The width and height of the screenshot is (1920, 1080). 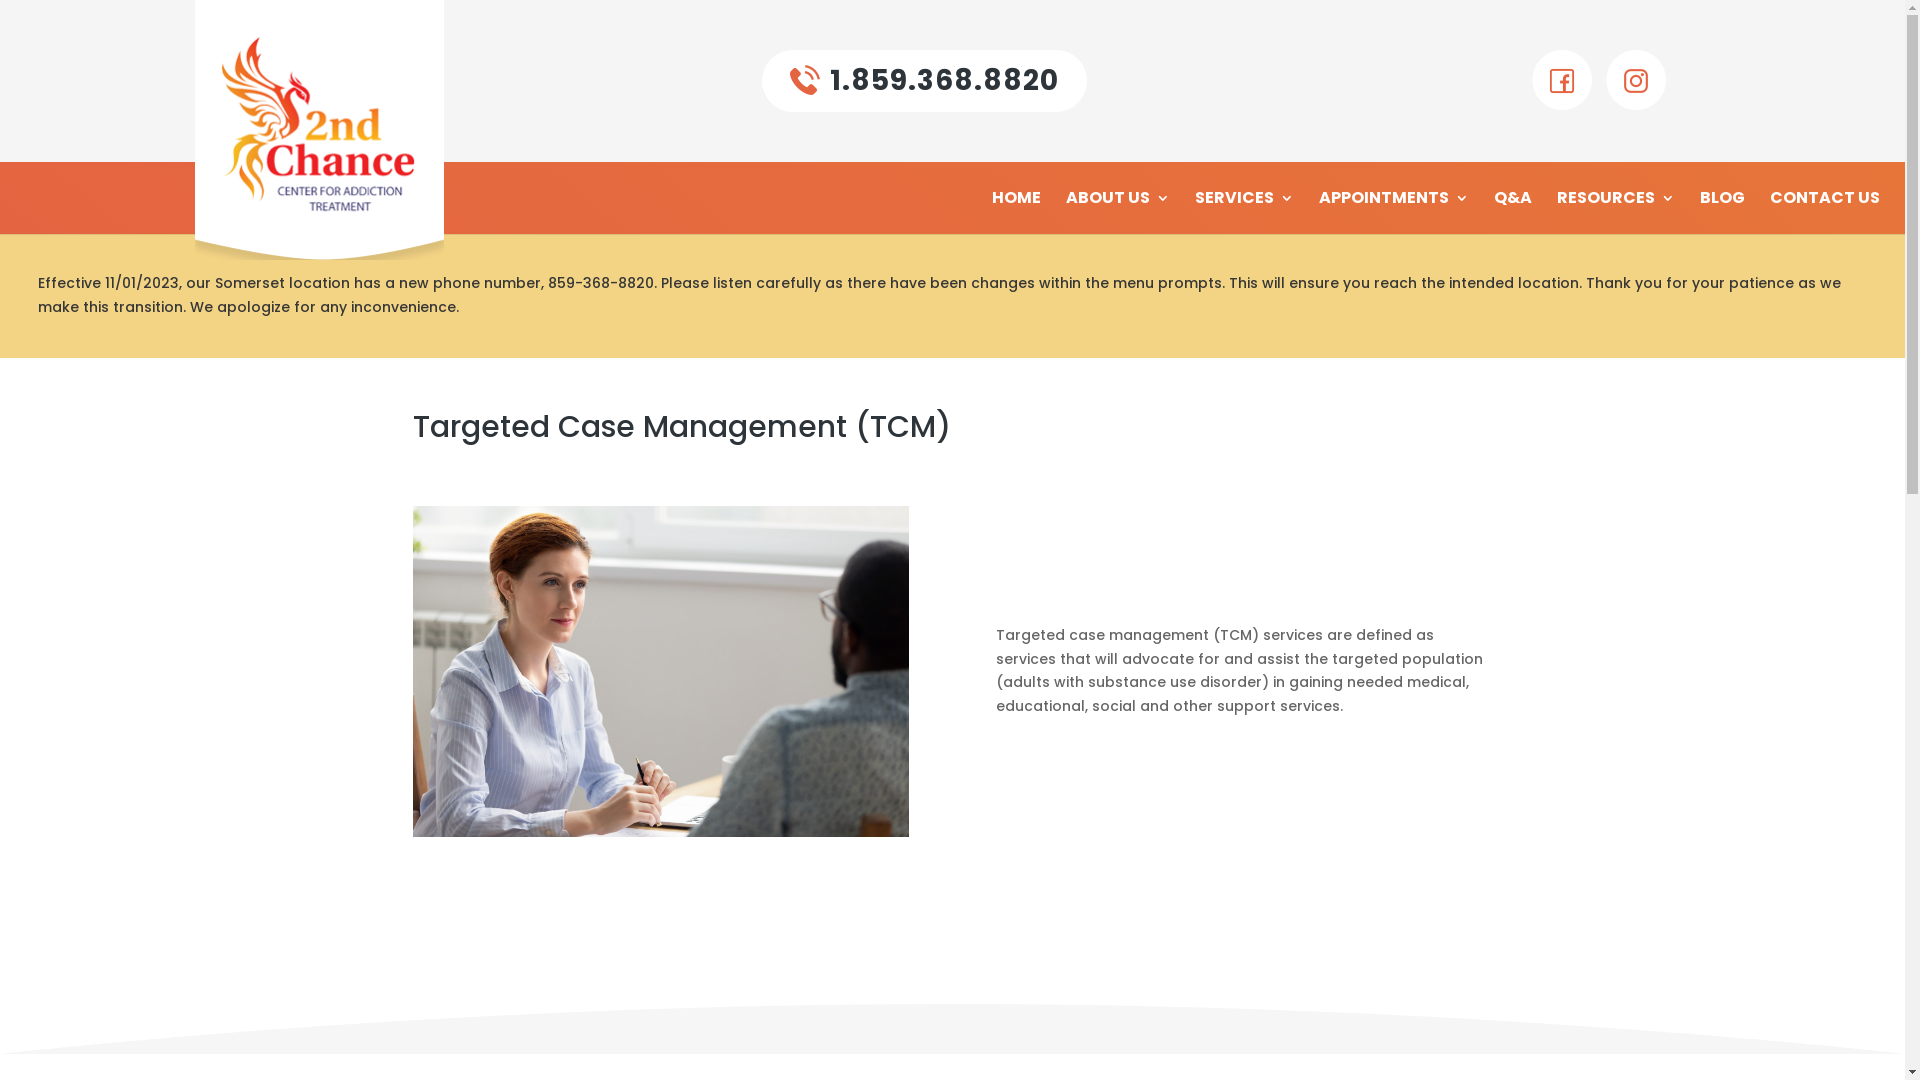 I want to click on 'CONTACT US', so click(x=1824, y=212).